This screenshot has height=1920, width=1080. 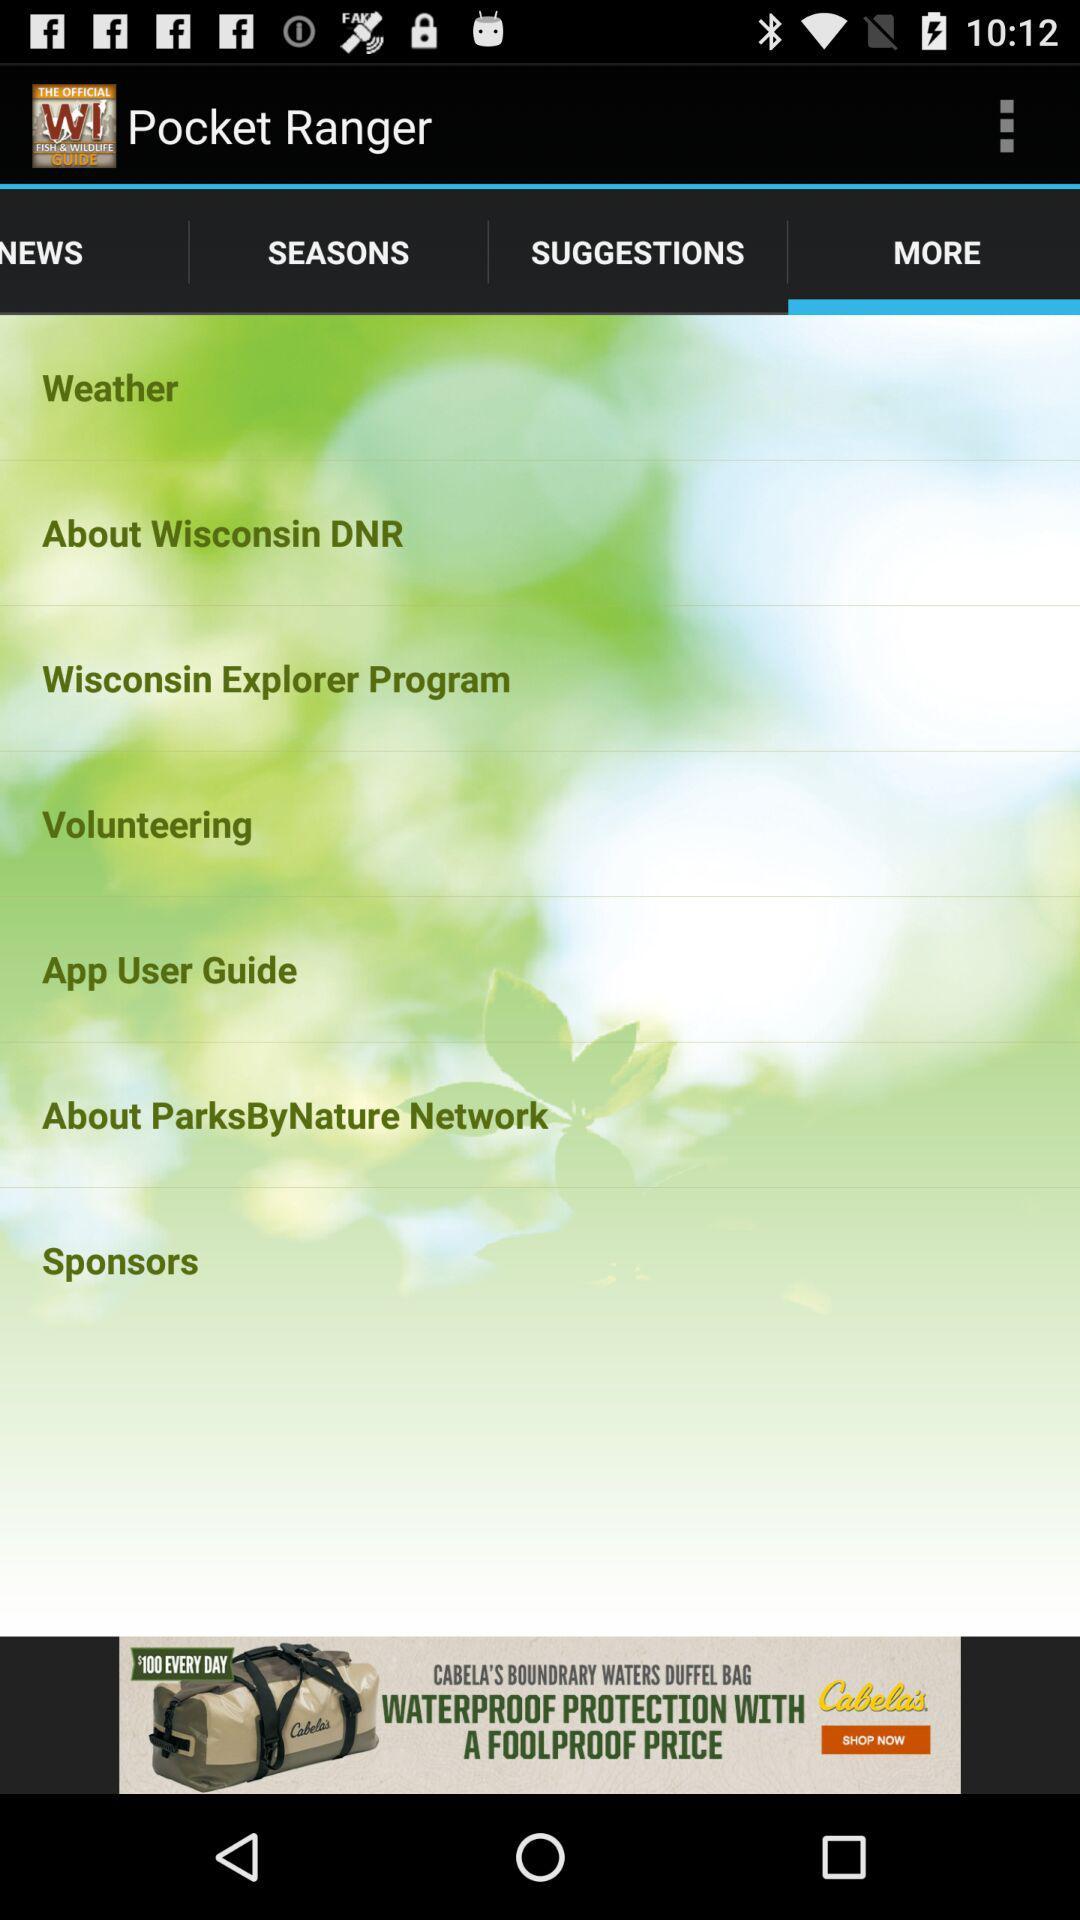 I want to click on advert pop up, so click(x=540, y=1714).